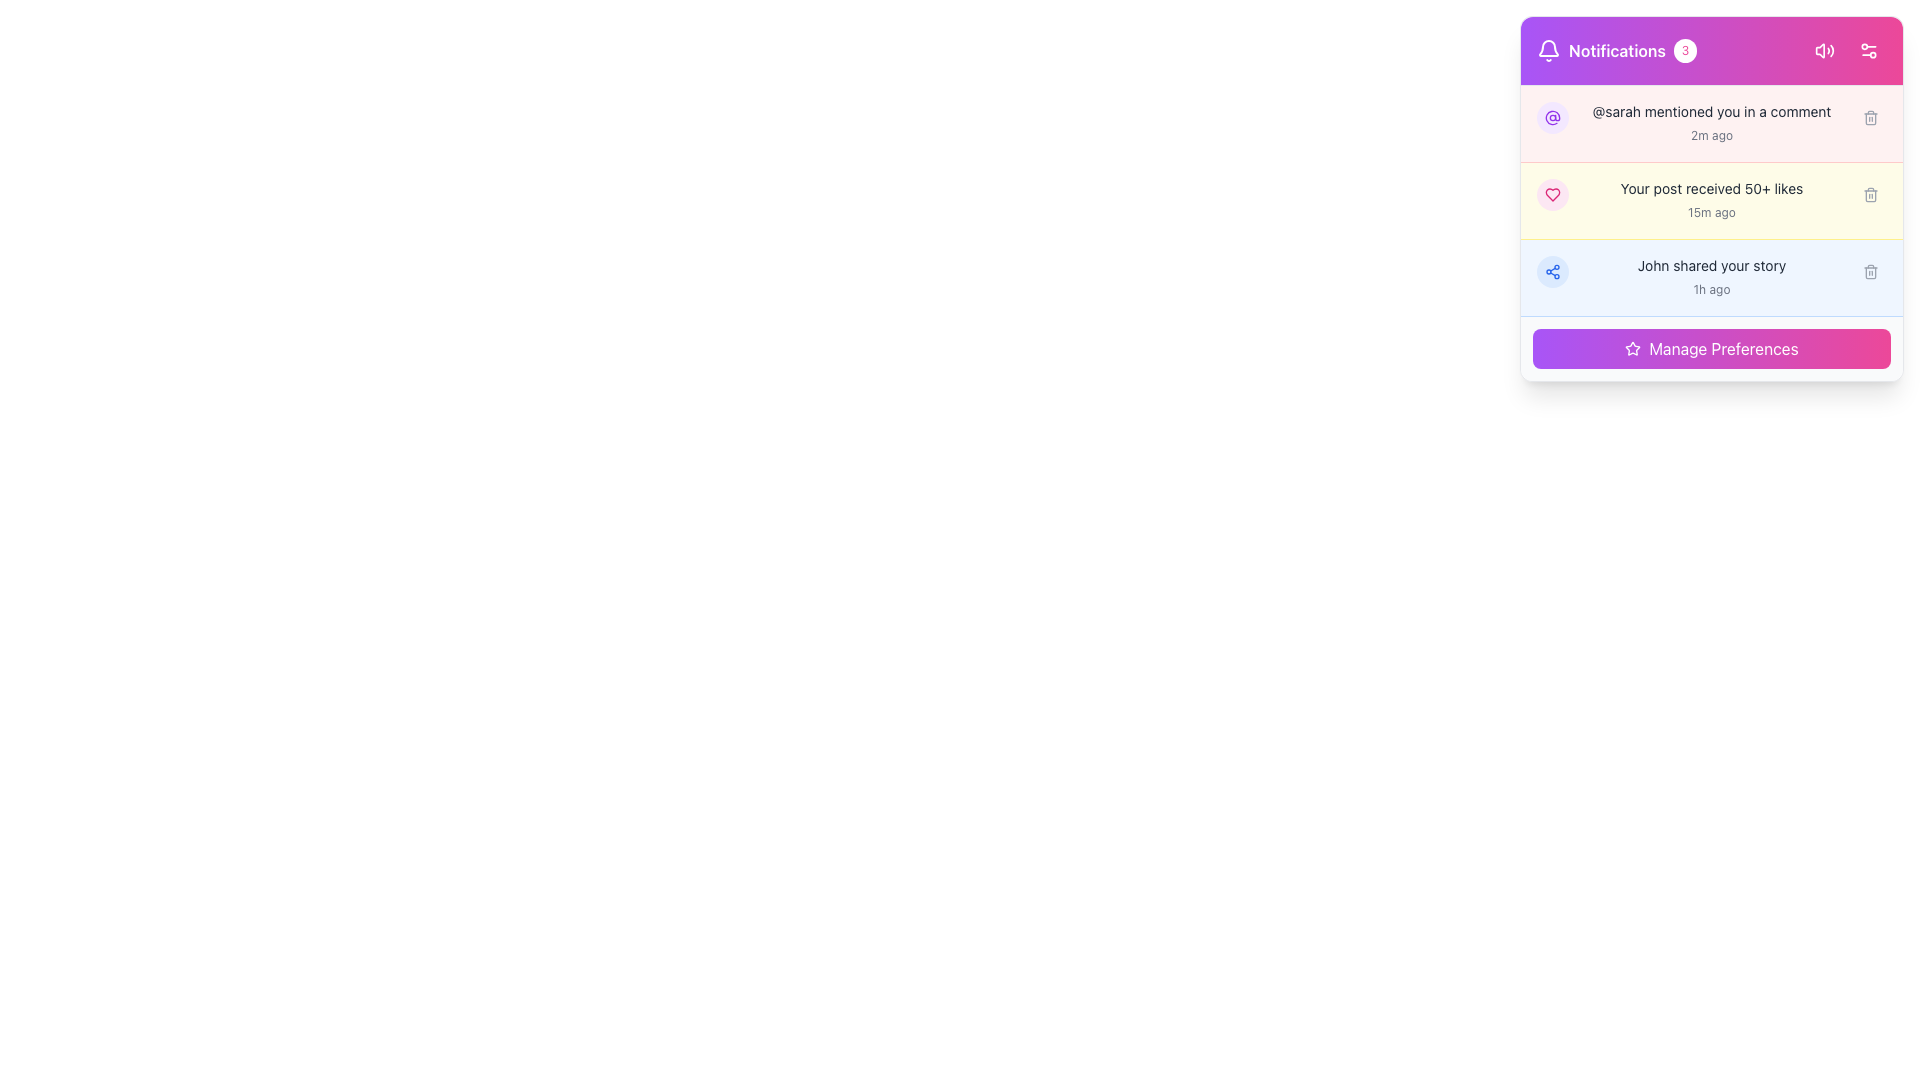 The height and width of the screenshot is (1080, 1920). Describe the element at coordinates (1633, 347) in the screenshot. I see `the 'Manage Preferences' button that contains a purple outlined star icon on the left side of the text` at that location.